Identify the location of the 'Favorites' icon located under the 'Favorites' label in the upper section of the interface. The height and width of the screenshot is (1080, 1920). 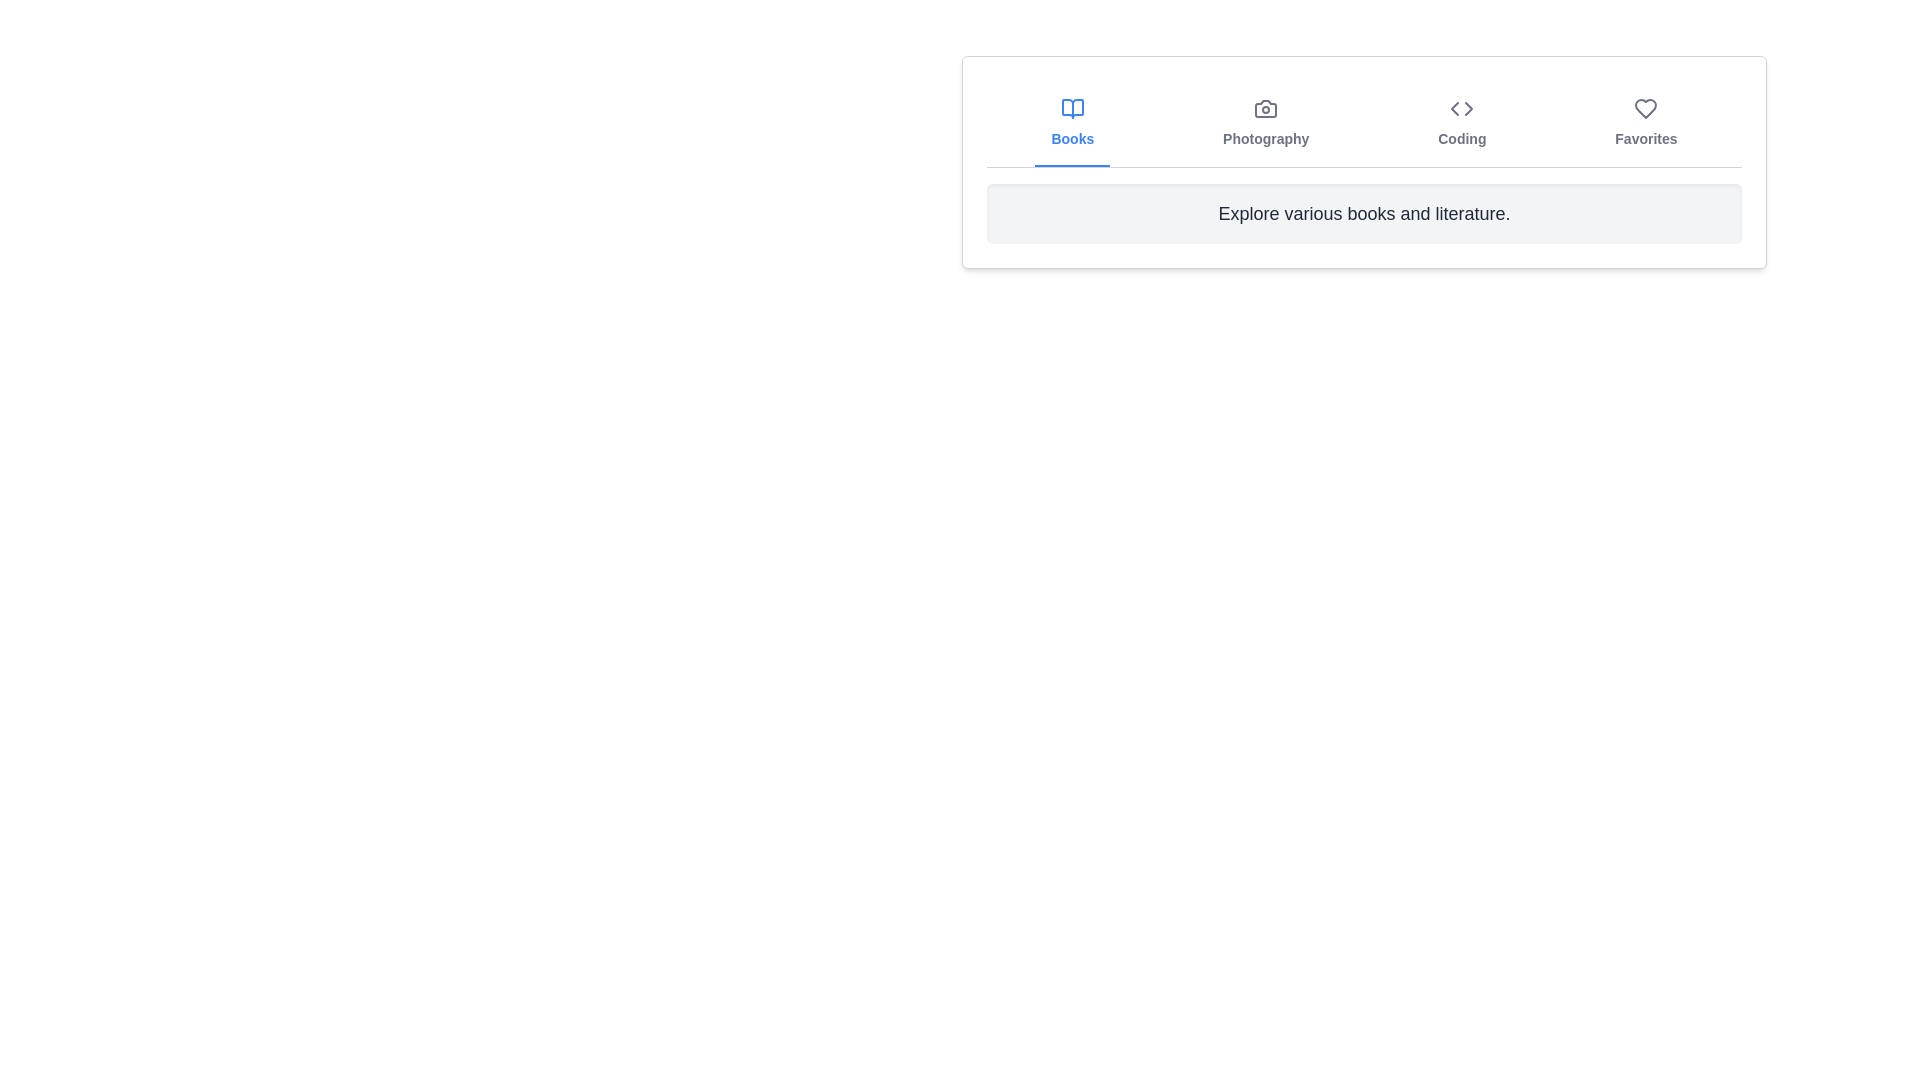
(1646, 108).